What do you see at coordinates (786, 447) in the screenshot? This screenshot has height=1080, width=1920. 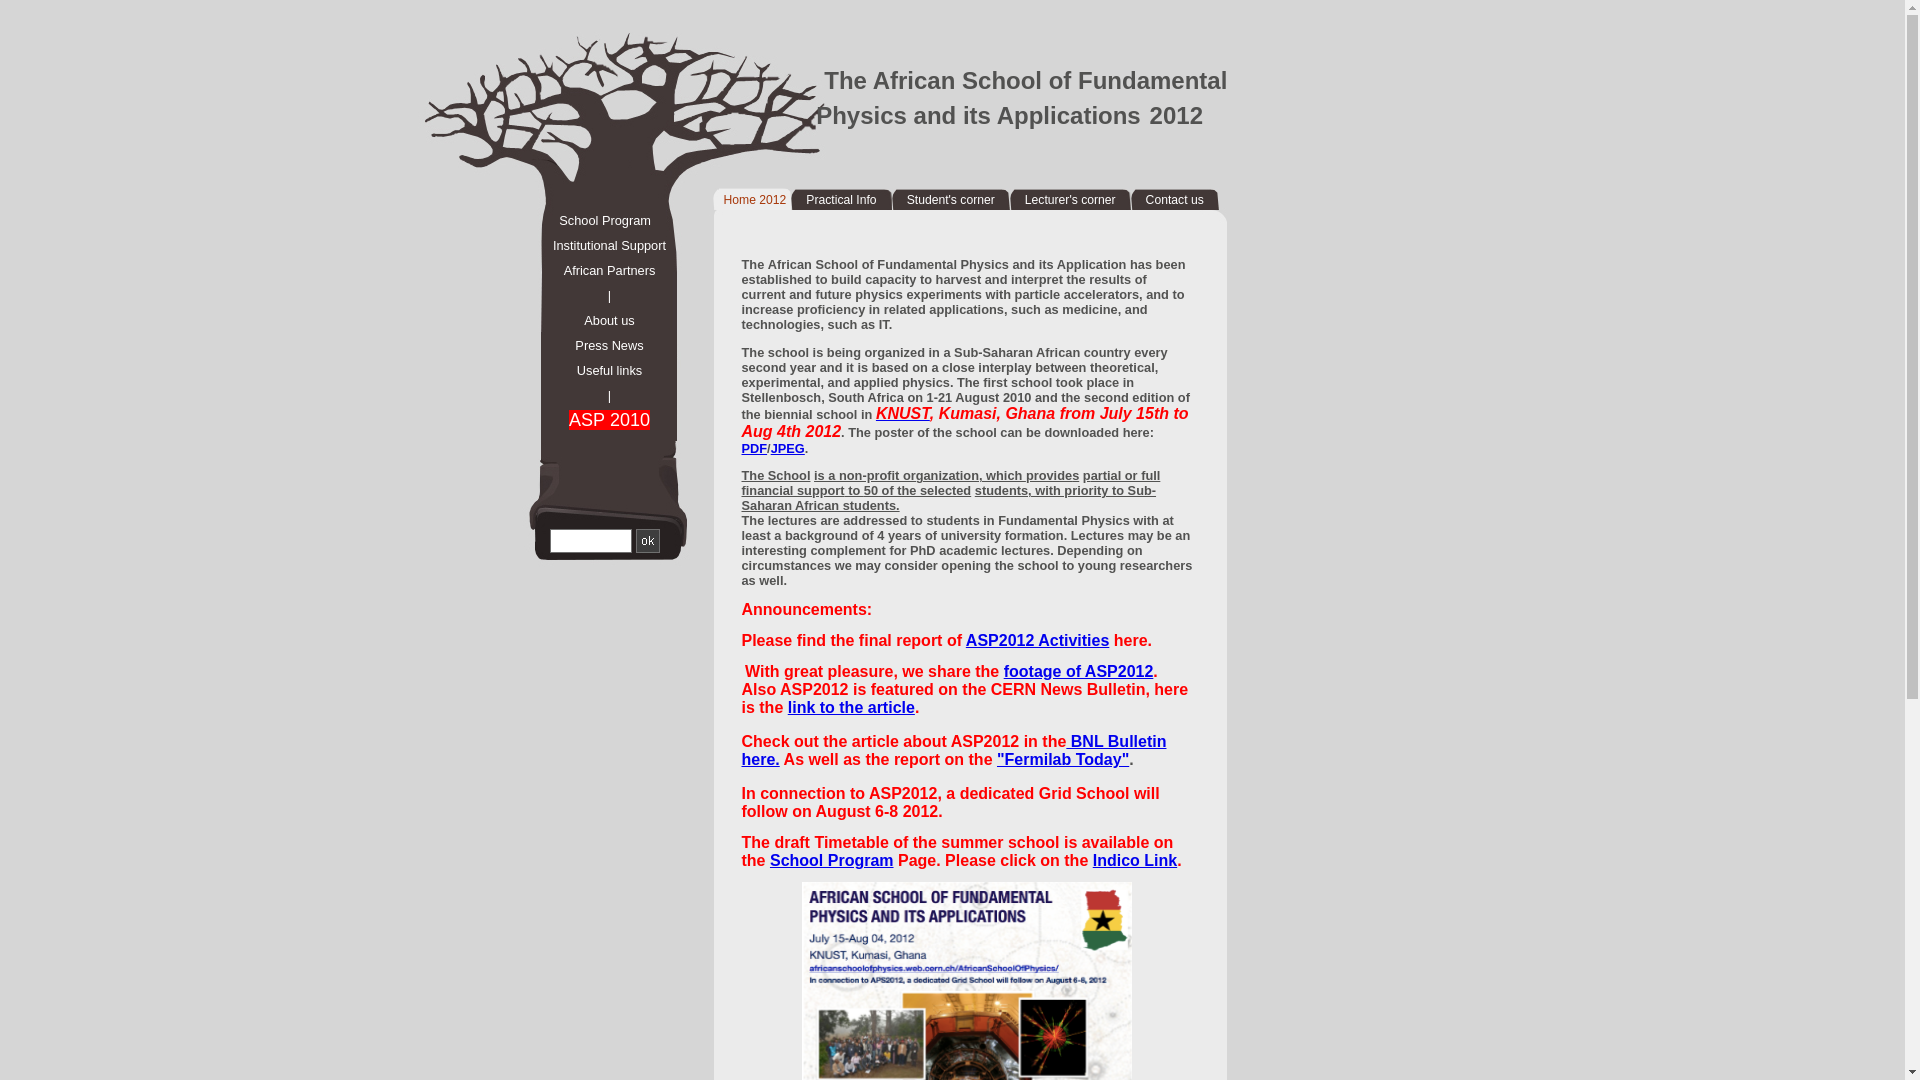 I see `'JPEG'` at bounding box center [786, 447].